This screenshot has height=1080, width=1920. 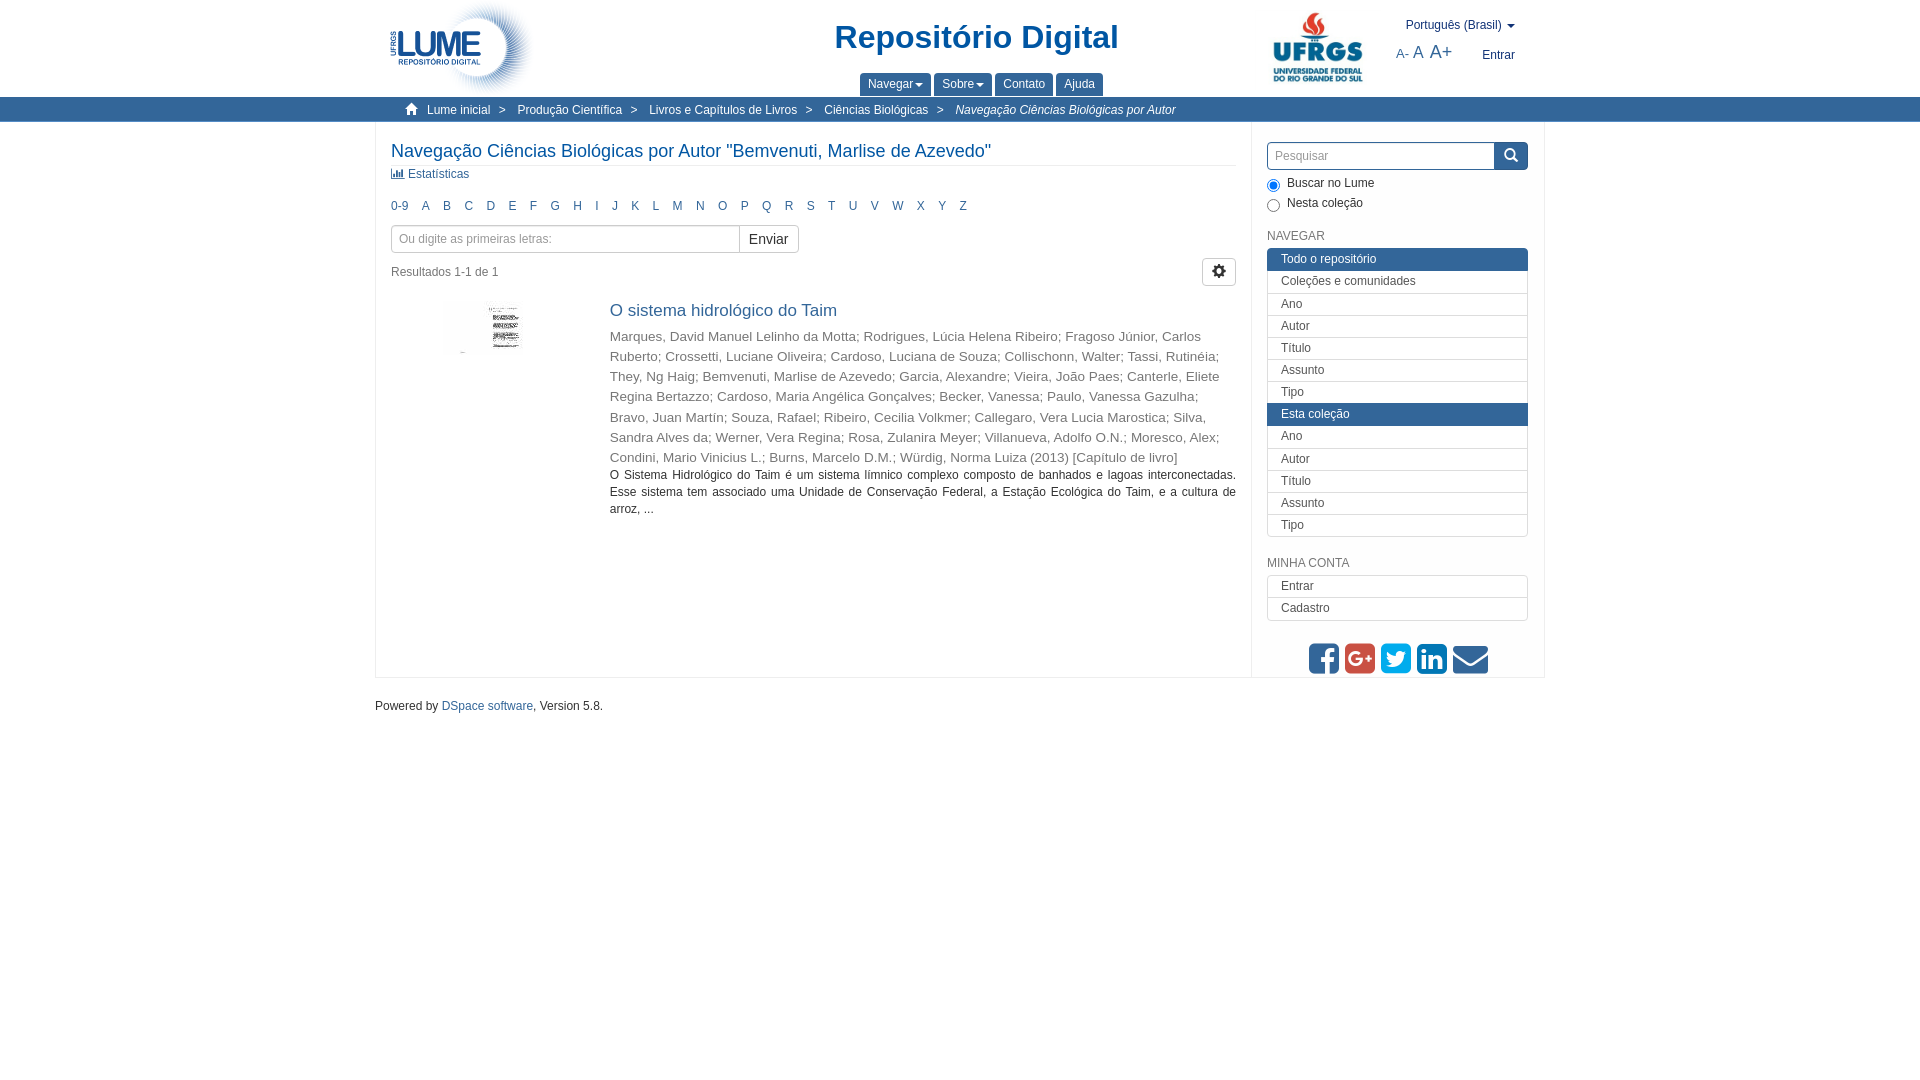 What do you see at coordinates (613, 205) in the screenshot?
I see `'J'` at bounding box center [613, 205].